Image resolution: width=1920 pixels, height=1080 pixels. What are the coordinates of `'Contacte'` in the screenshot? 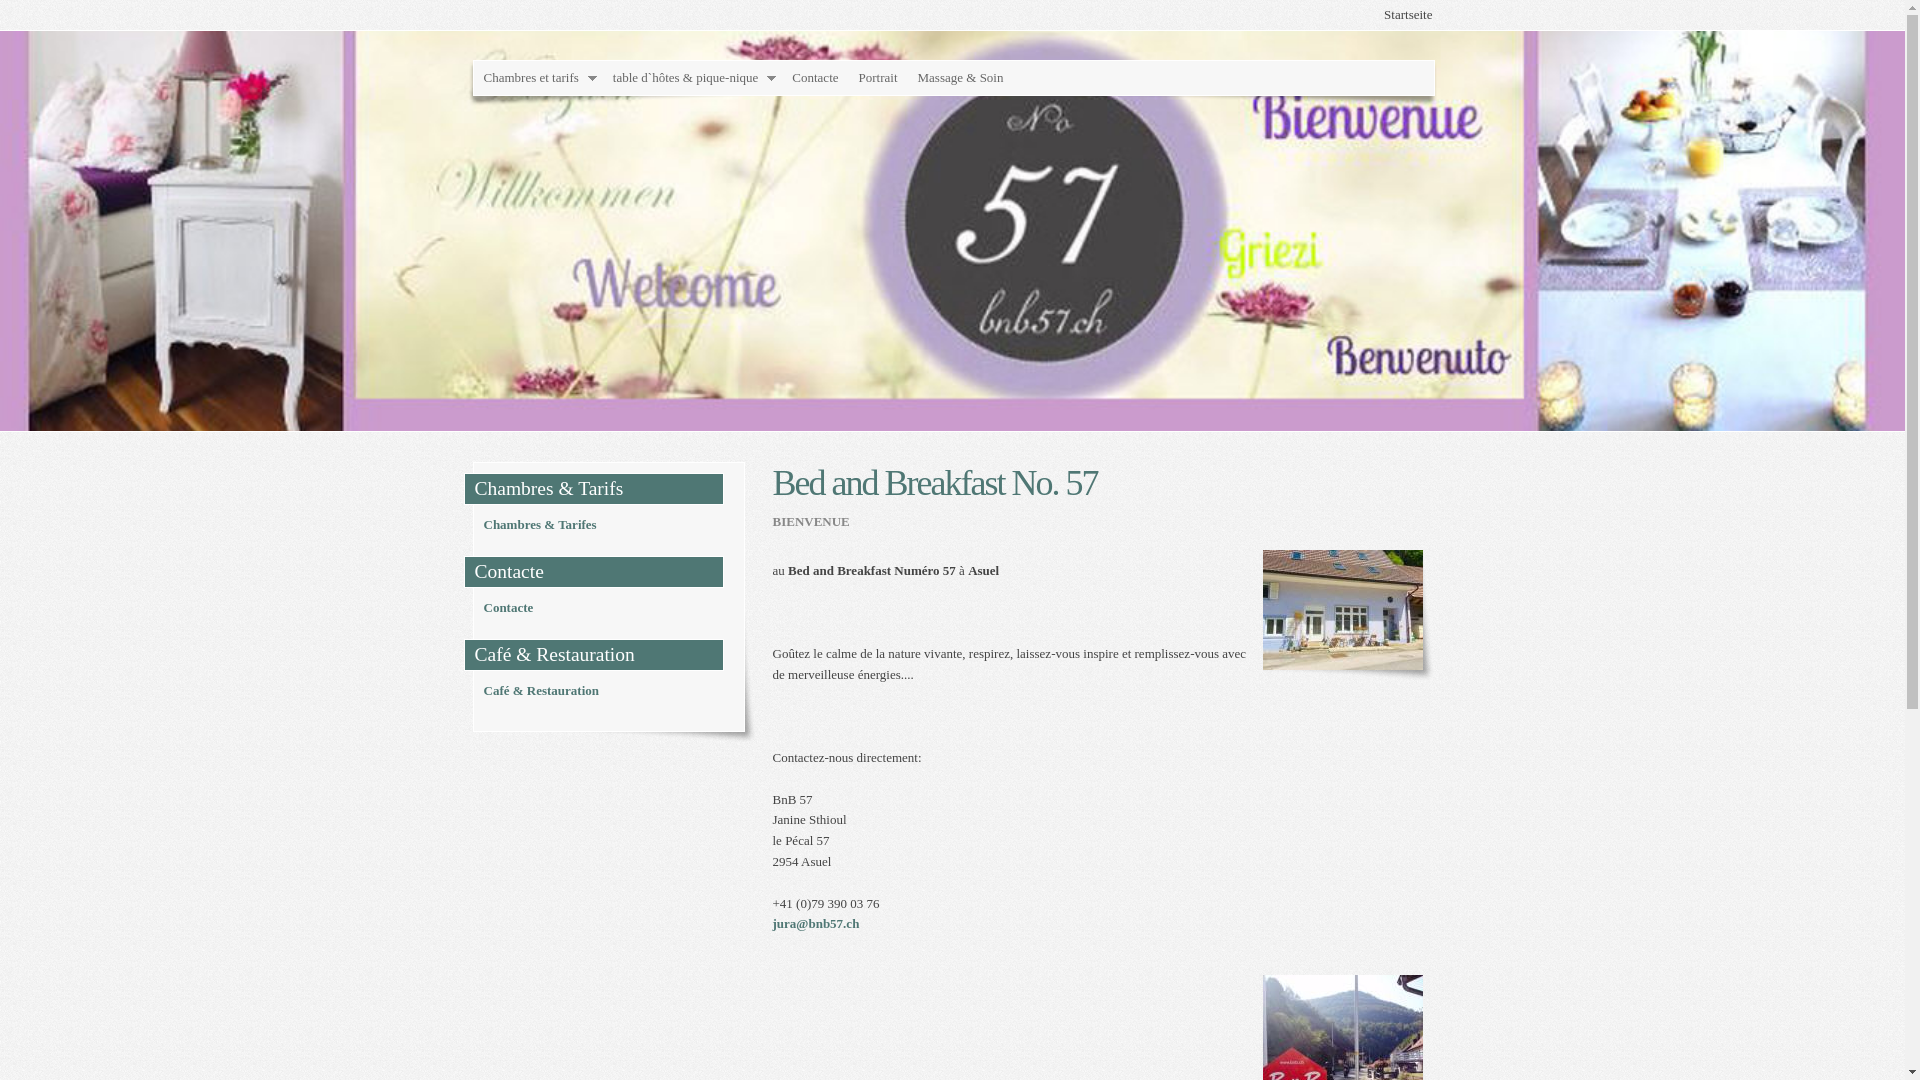 It's located at (815, 76).